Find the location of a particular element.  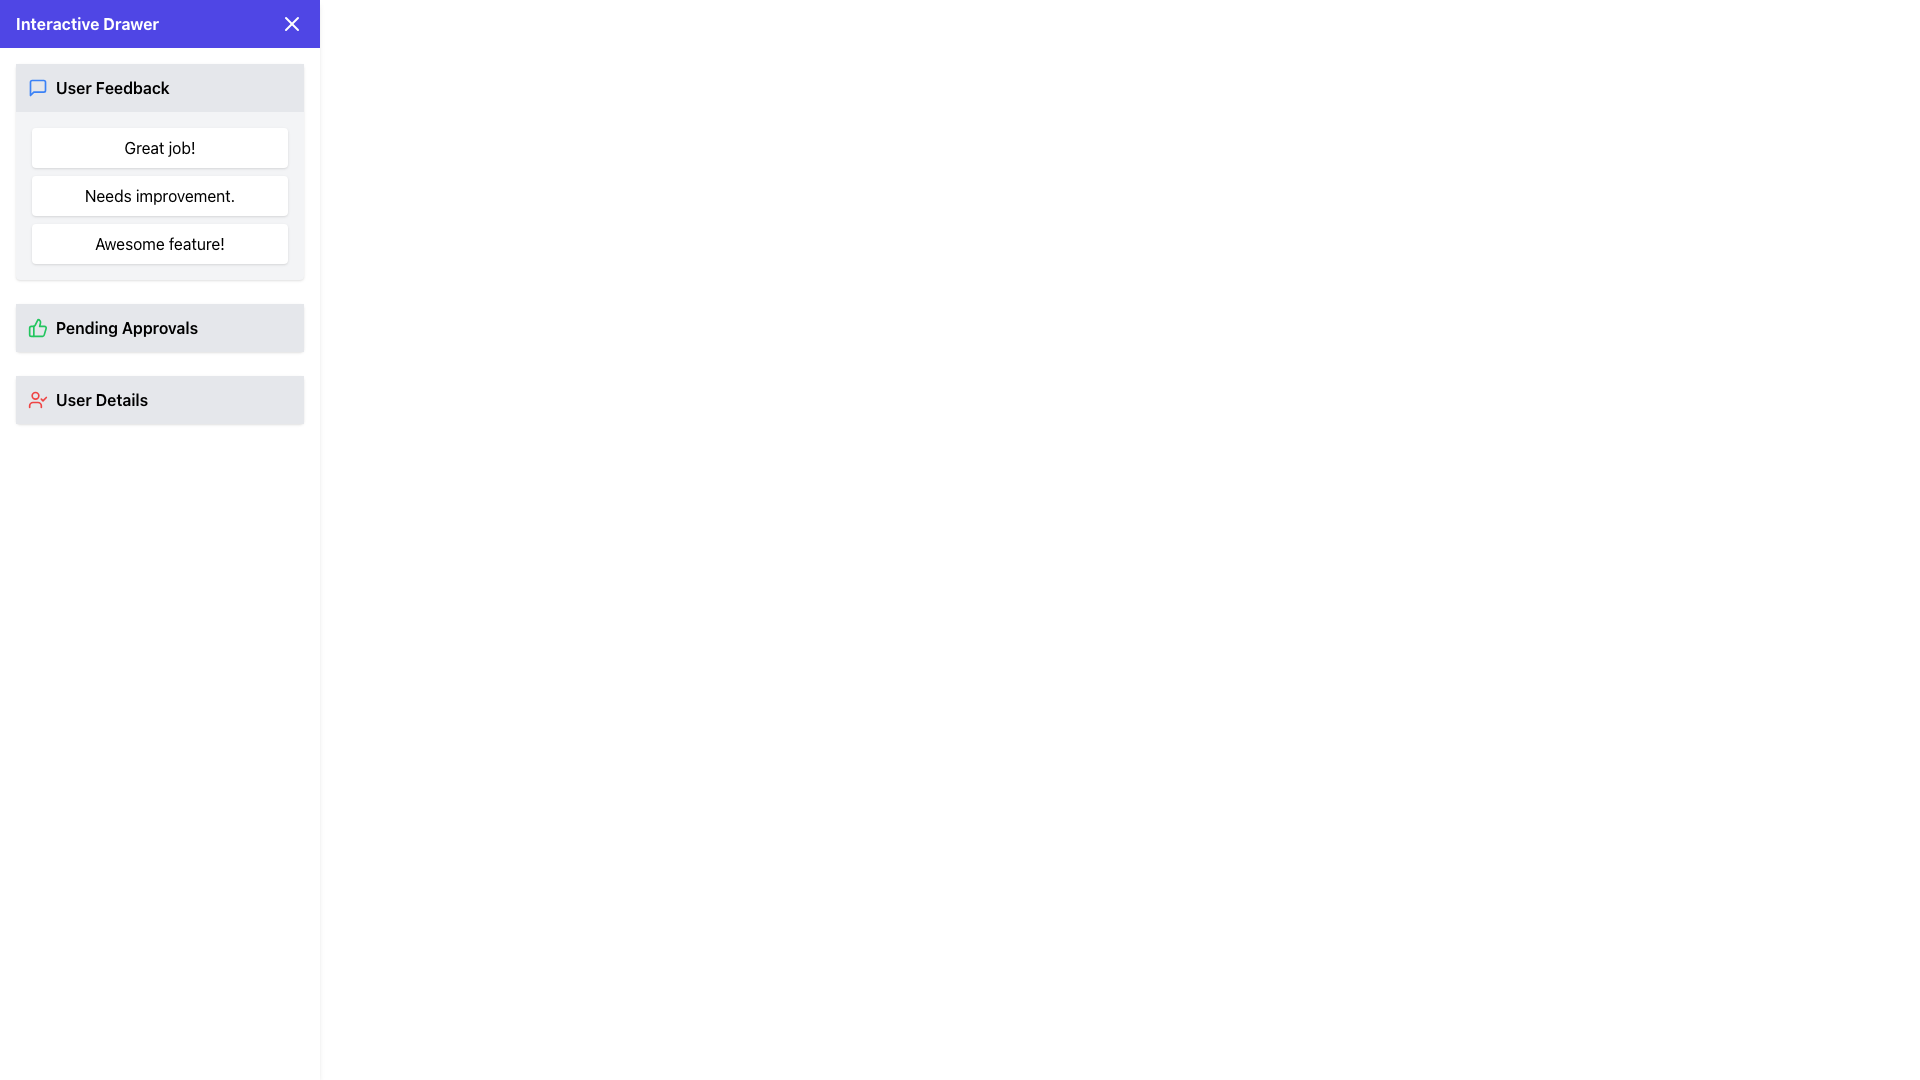

the speech bubble icon in the 'Interactive Drawer' sidebar, which is blue and positioned next to the 'User Feedback' label is located at coordinates (38, 87).